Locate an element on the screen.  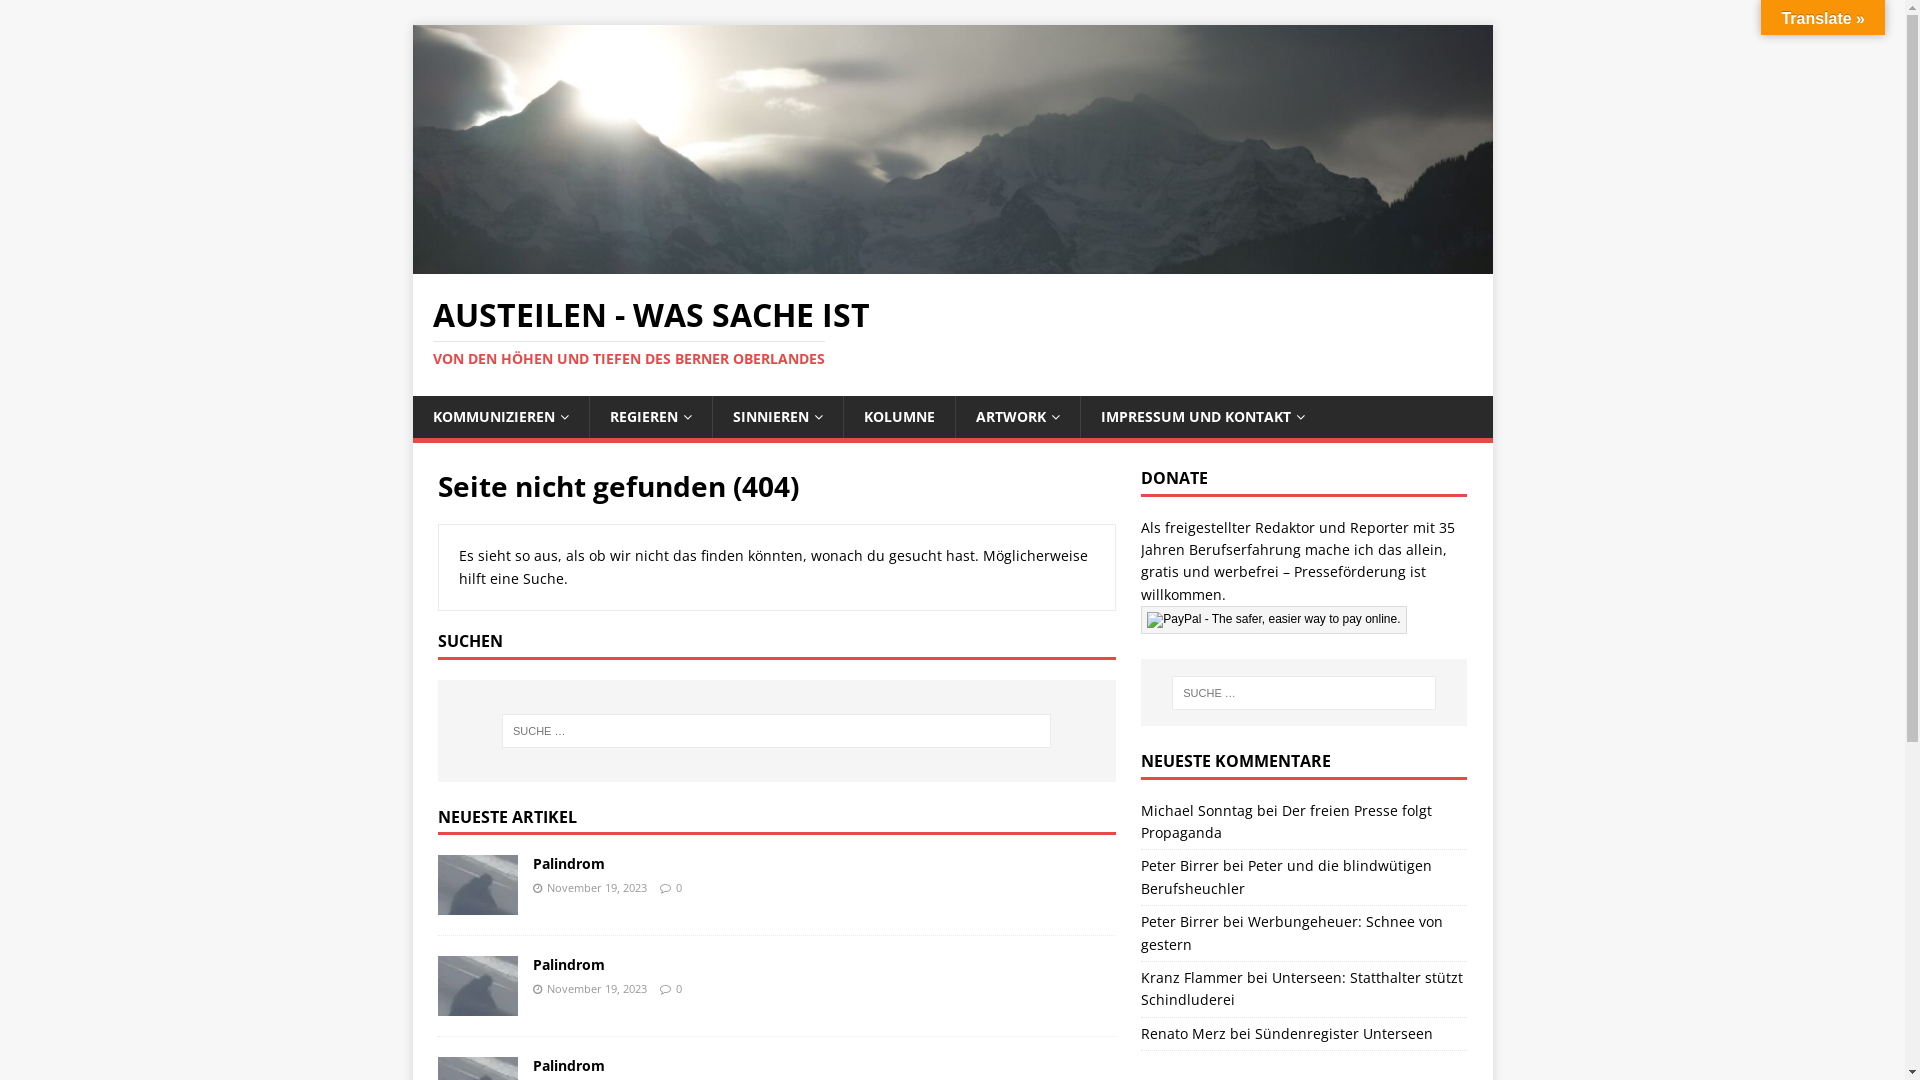
'SINNIEREN' is located at coordinates (776, 415).